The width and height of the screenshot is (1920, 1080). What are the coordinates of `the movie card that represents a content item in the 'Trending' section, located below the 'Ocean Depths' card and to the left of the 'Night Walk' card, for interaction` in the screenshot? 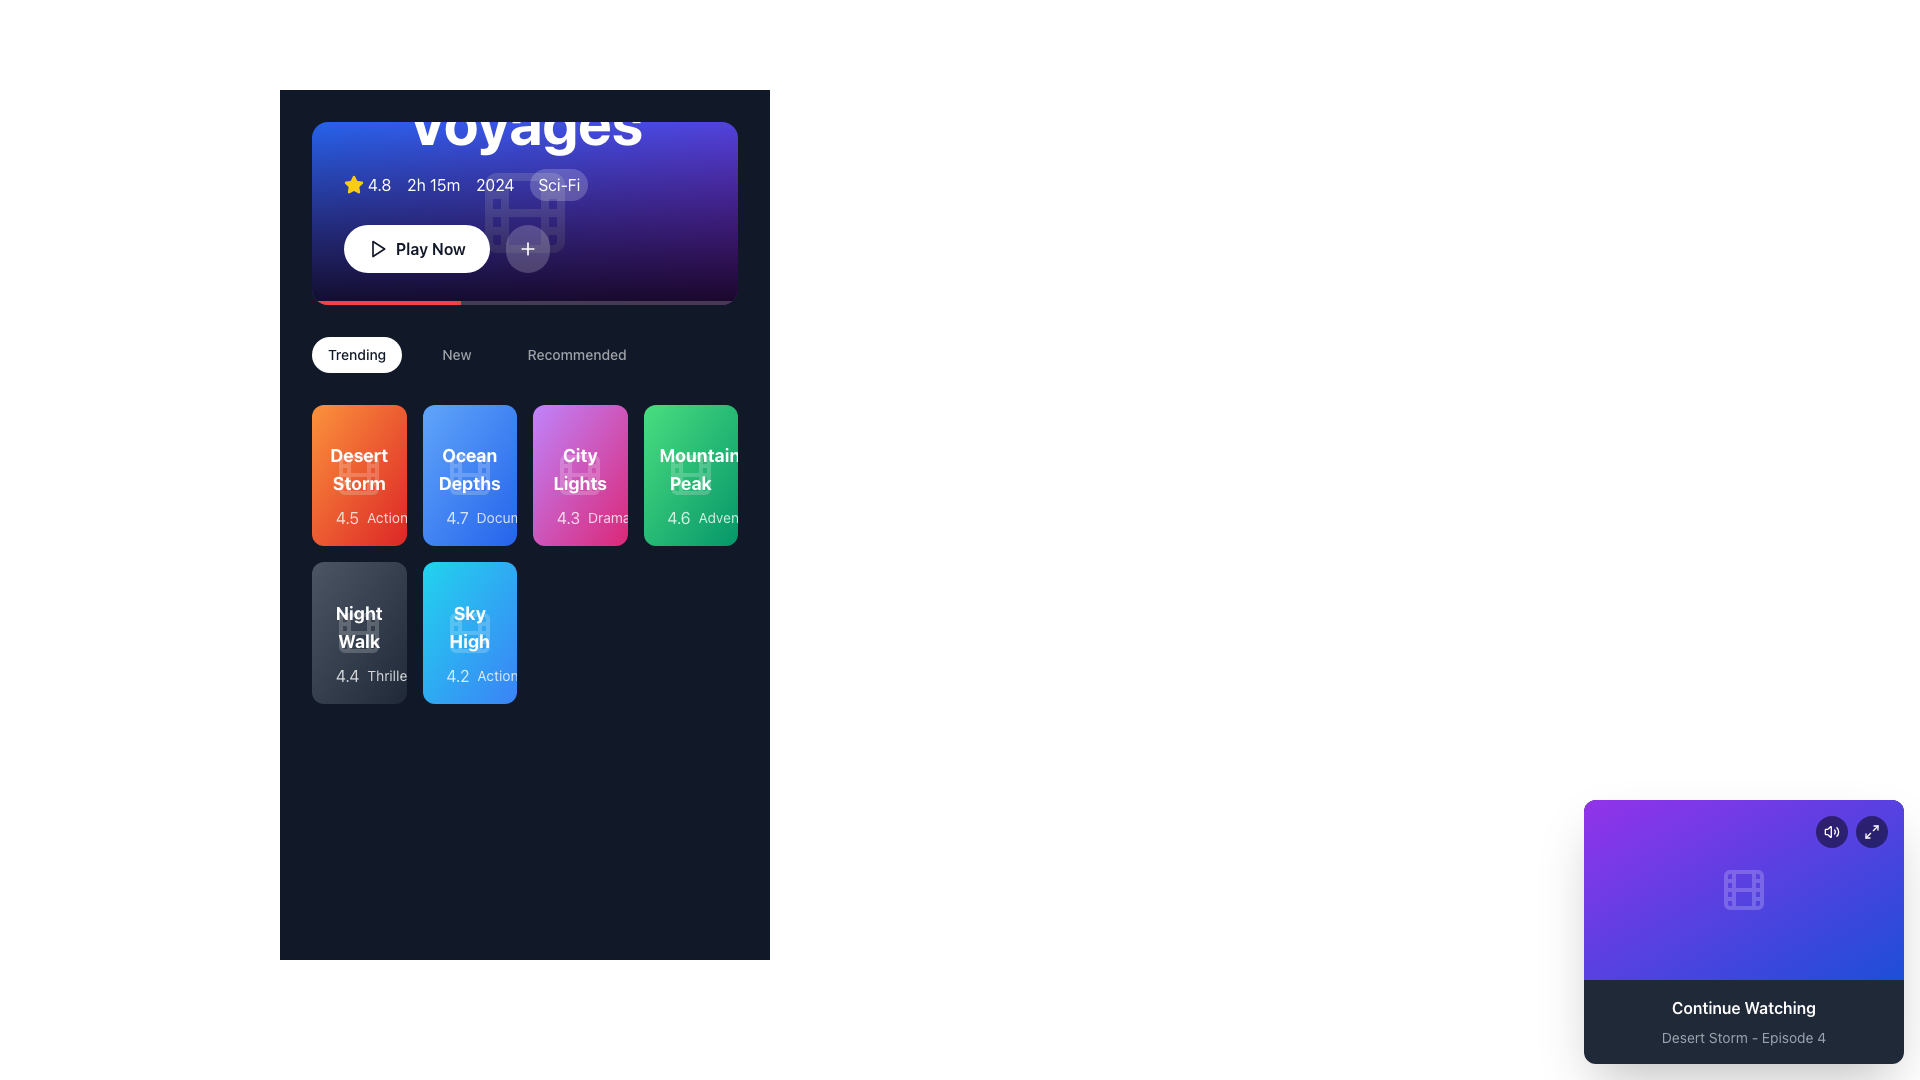 It's located at (468, 644).